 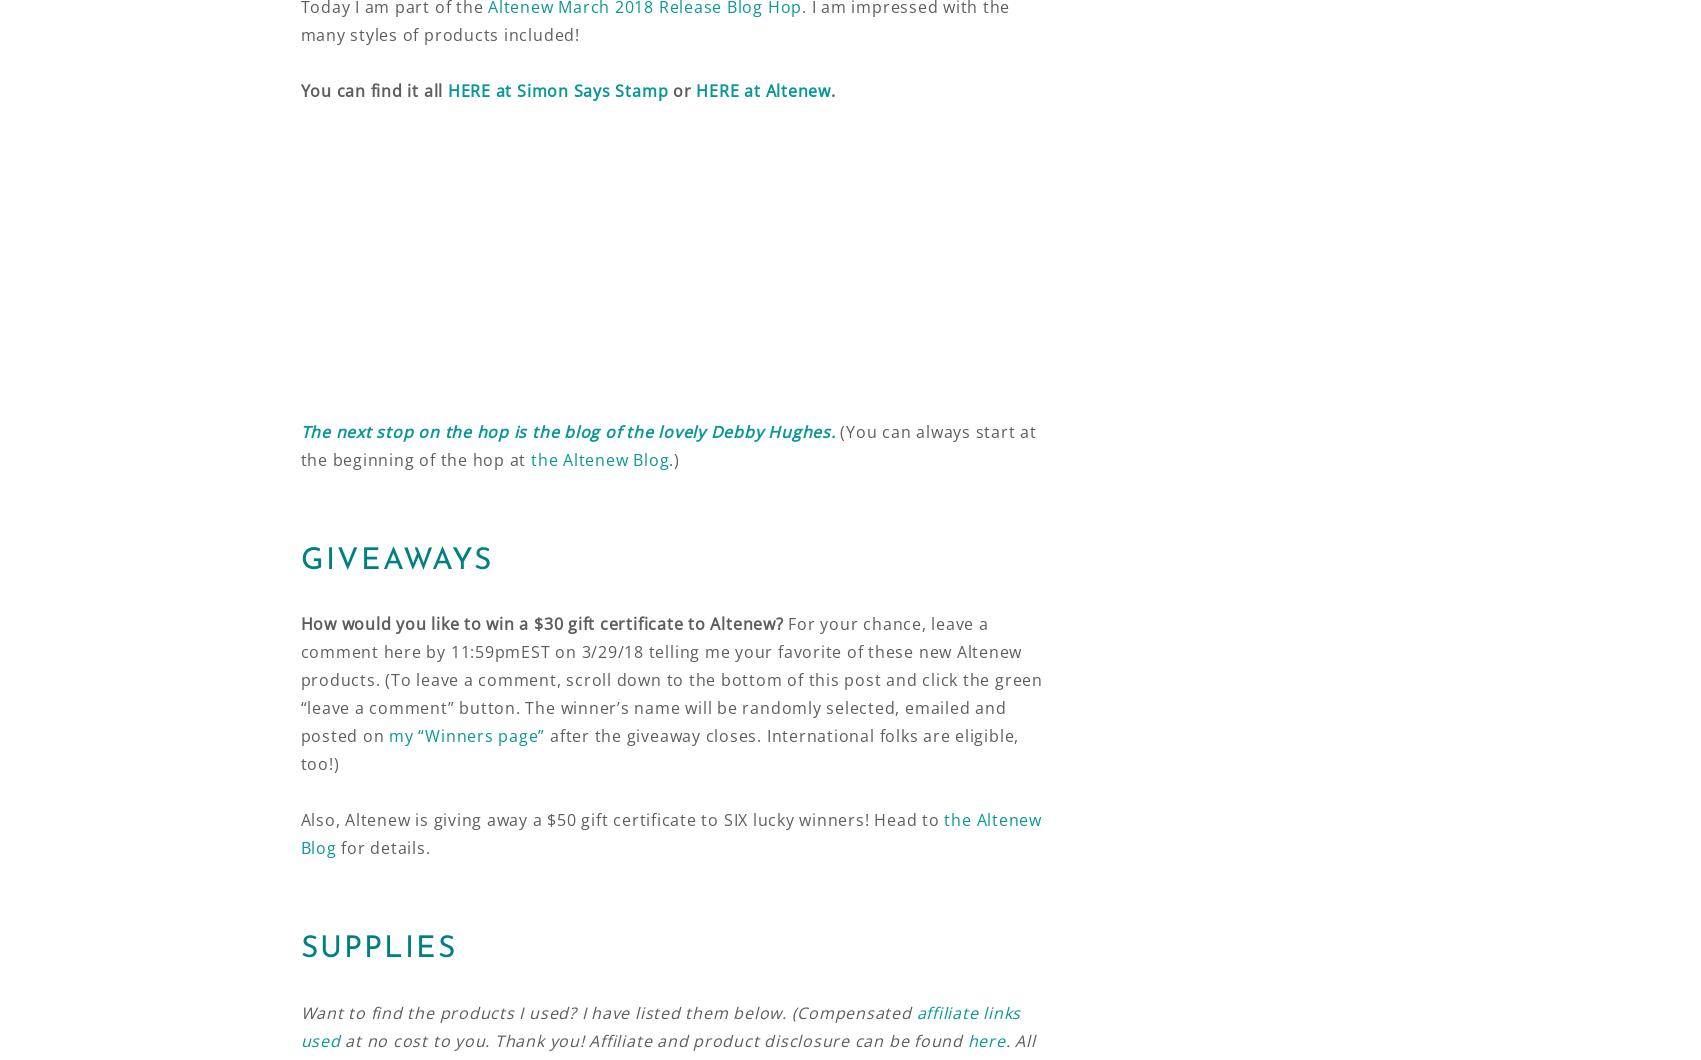 What do you see at coordinates (372, 89) in the screenshot?
I see `'You can find it all'` at bounding box center [372, 89].